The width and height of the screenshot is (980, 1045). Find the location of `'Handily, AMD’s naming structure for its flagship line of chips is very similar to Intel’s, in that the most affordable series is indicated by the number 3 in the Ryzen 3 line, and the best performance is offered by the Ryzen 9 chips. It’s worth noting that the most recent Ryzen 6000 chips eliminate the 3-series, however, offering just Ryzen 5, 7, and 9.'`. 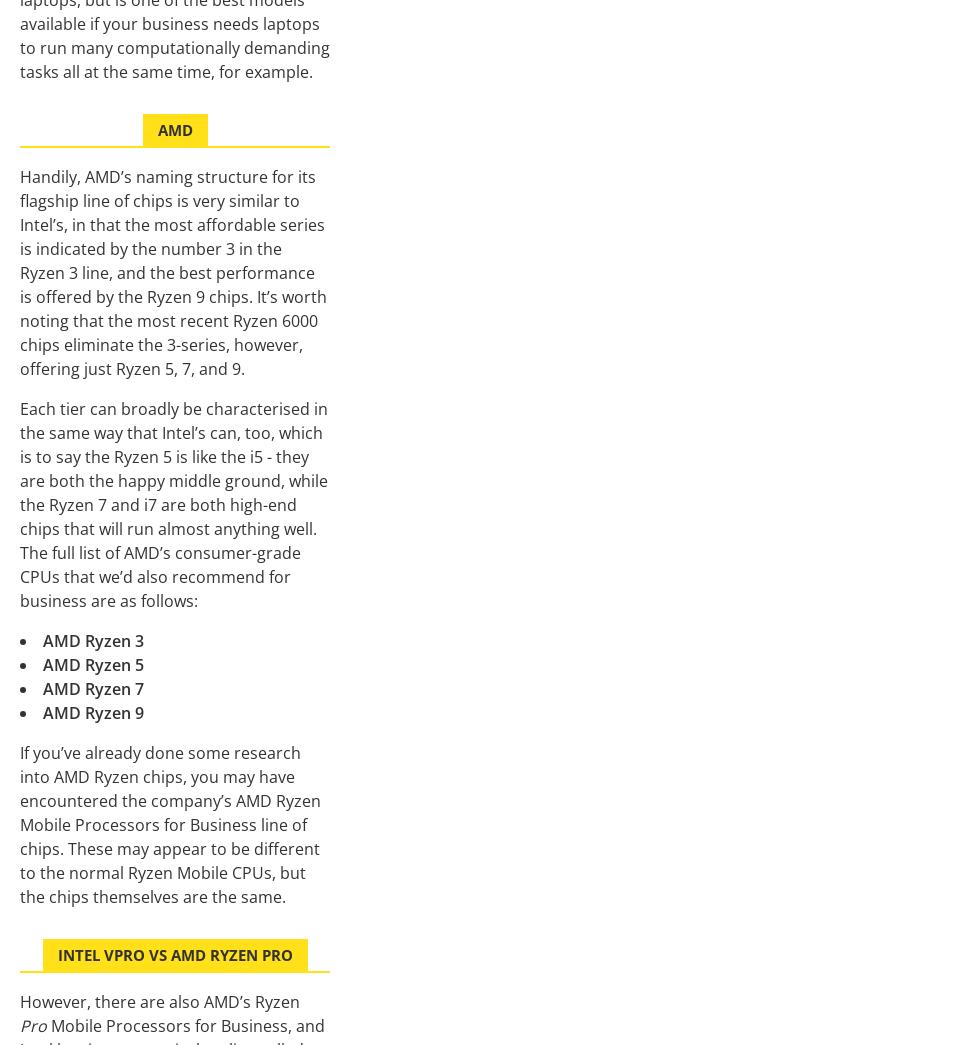

'Handily, AMD’s naming structure for its flagship line of chips is very similar to Intel’s, in that the most affordable series is indicated by the number 3 in the Ryzen 3 line, and the best performance is offered by the Ryzen 9 chips. It’s worth noting that the most recent Ryzen 6000 chips eliminate the 3-series, however, offering just Ryzen 5, 7, and 9.' is located at coordinates (173, 271).